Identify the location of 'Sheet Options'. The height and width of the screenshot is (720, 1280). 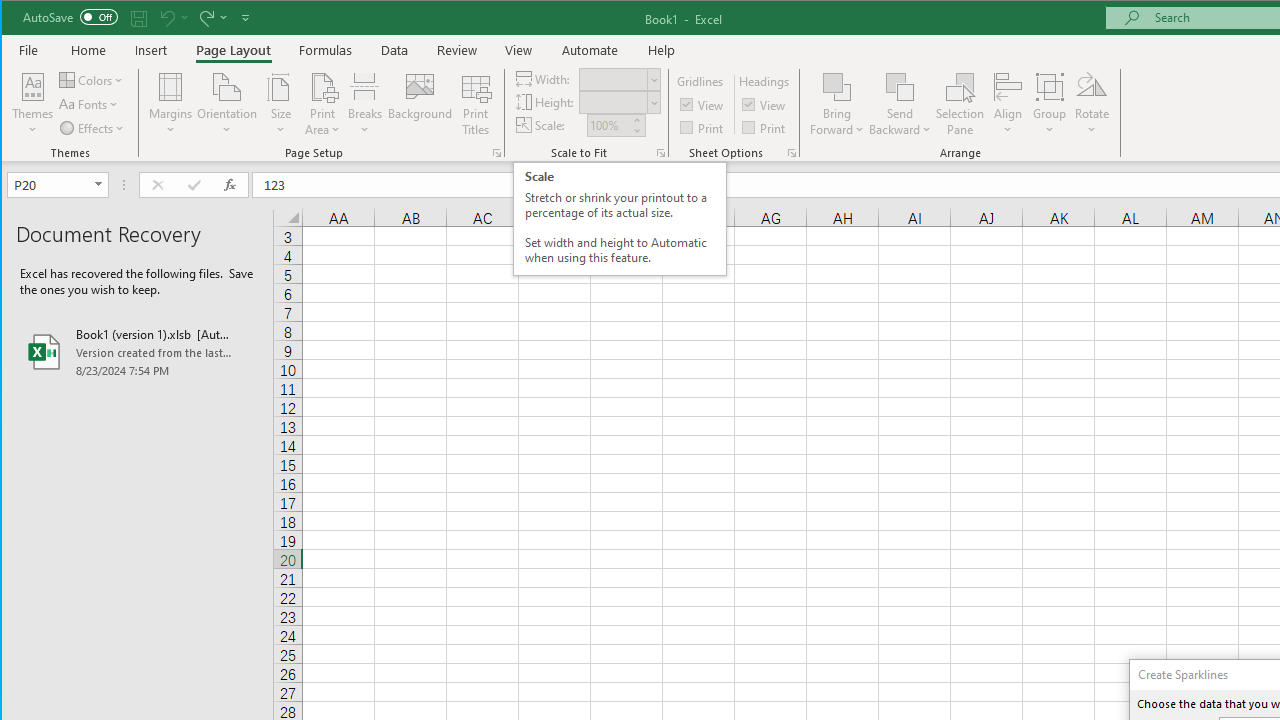
(790, 152).